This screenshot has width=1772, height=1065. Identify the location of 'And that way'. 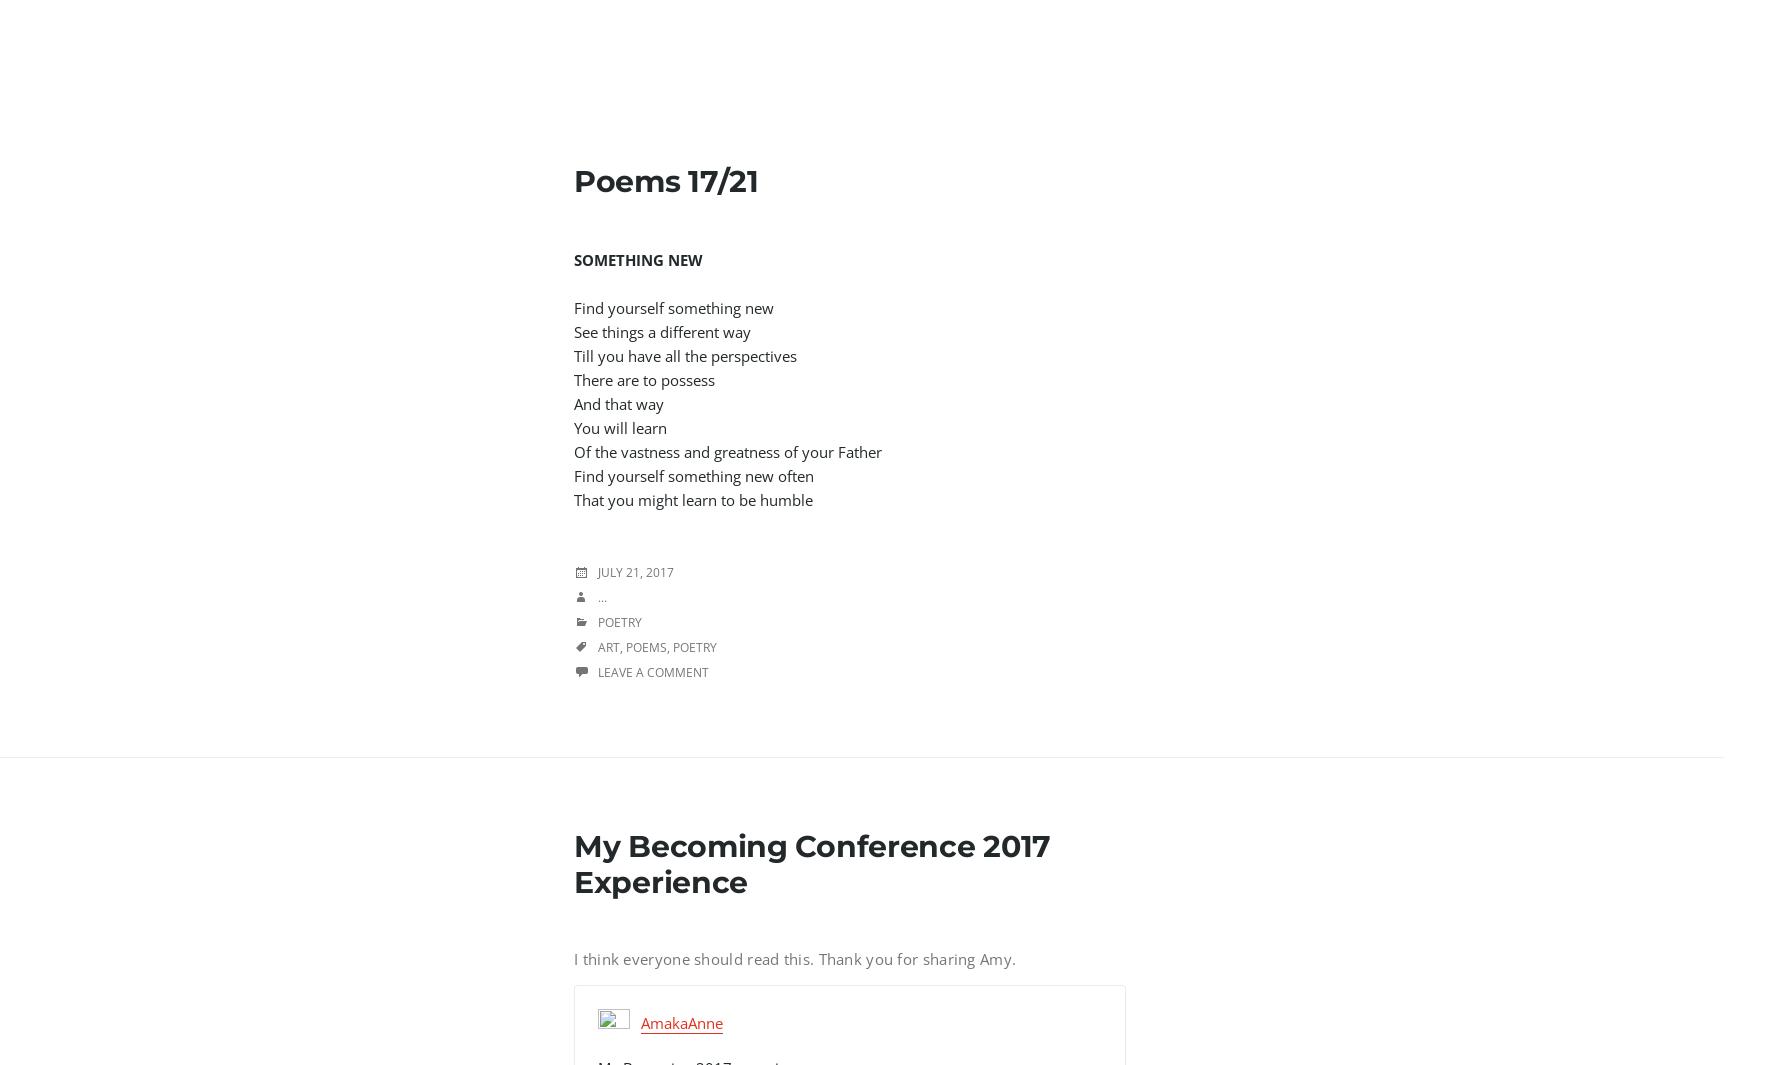
(621, 402).